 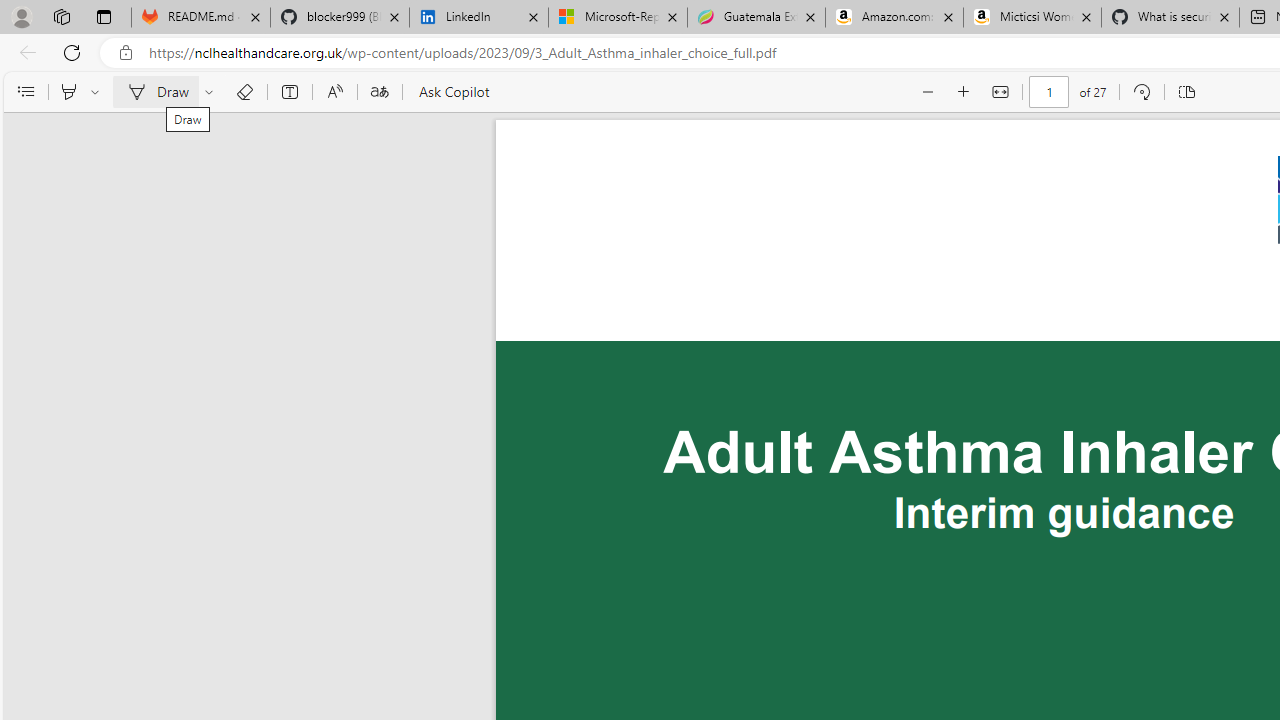 I want to click on 'Contents', so click(x=25, y=92).